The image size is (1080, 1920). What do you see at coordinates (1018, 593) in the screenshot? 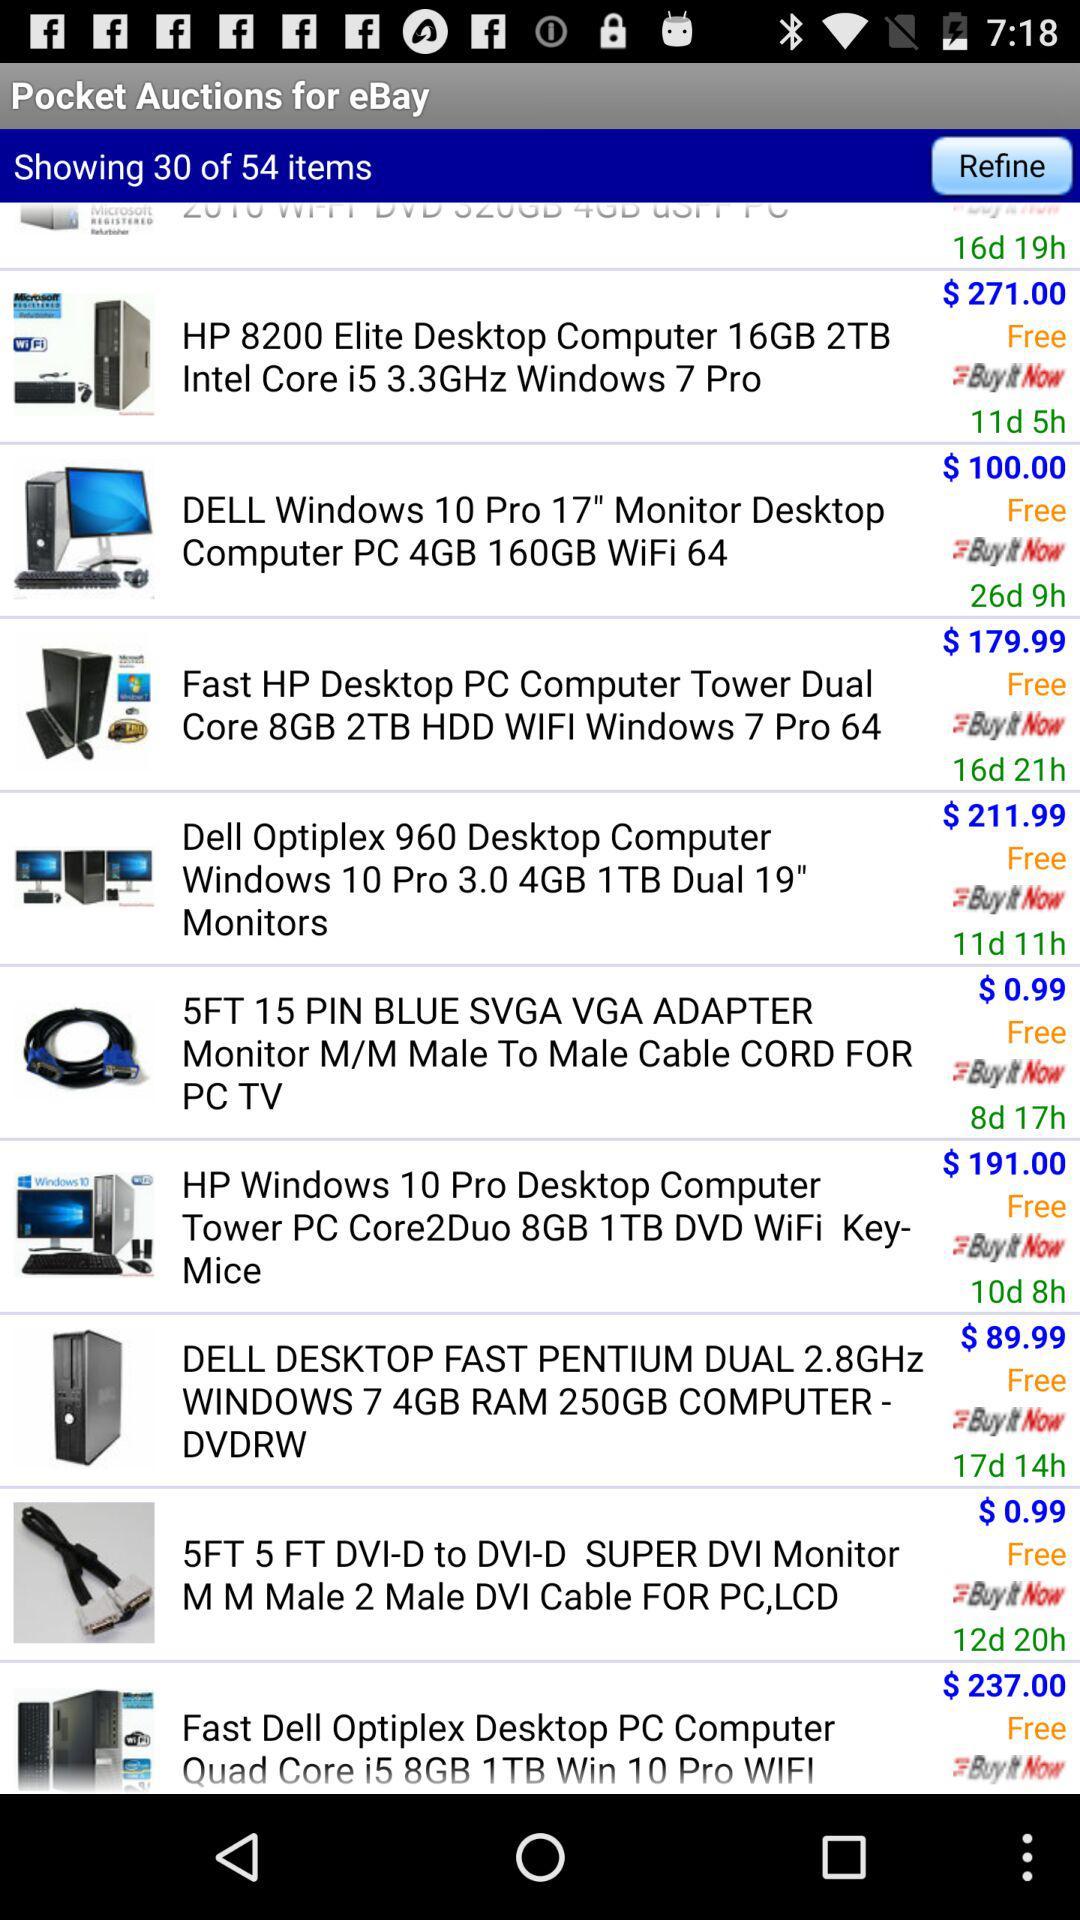
I see `the 26d 9h` at bounding box center [1018, 593].